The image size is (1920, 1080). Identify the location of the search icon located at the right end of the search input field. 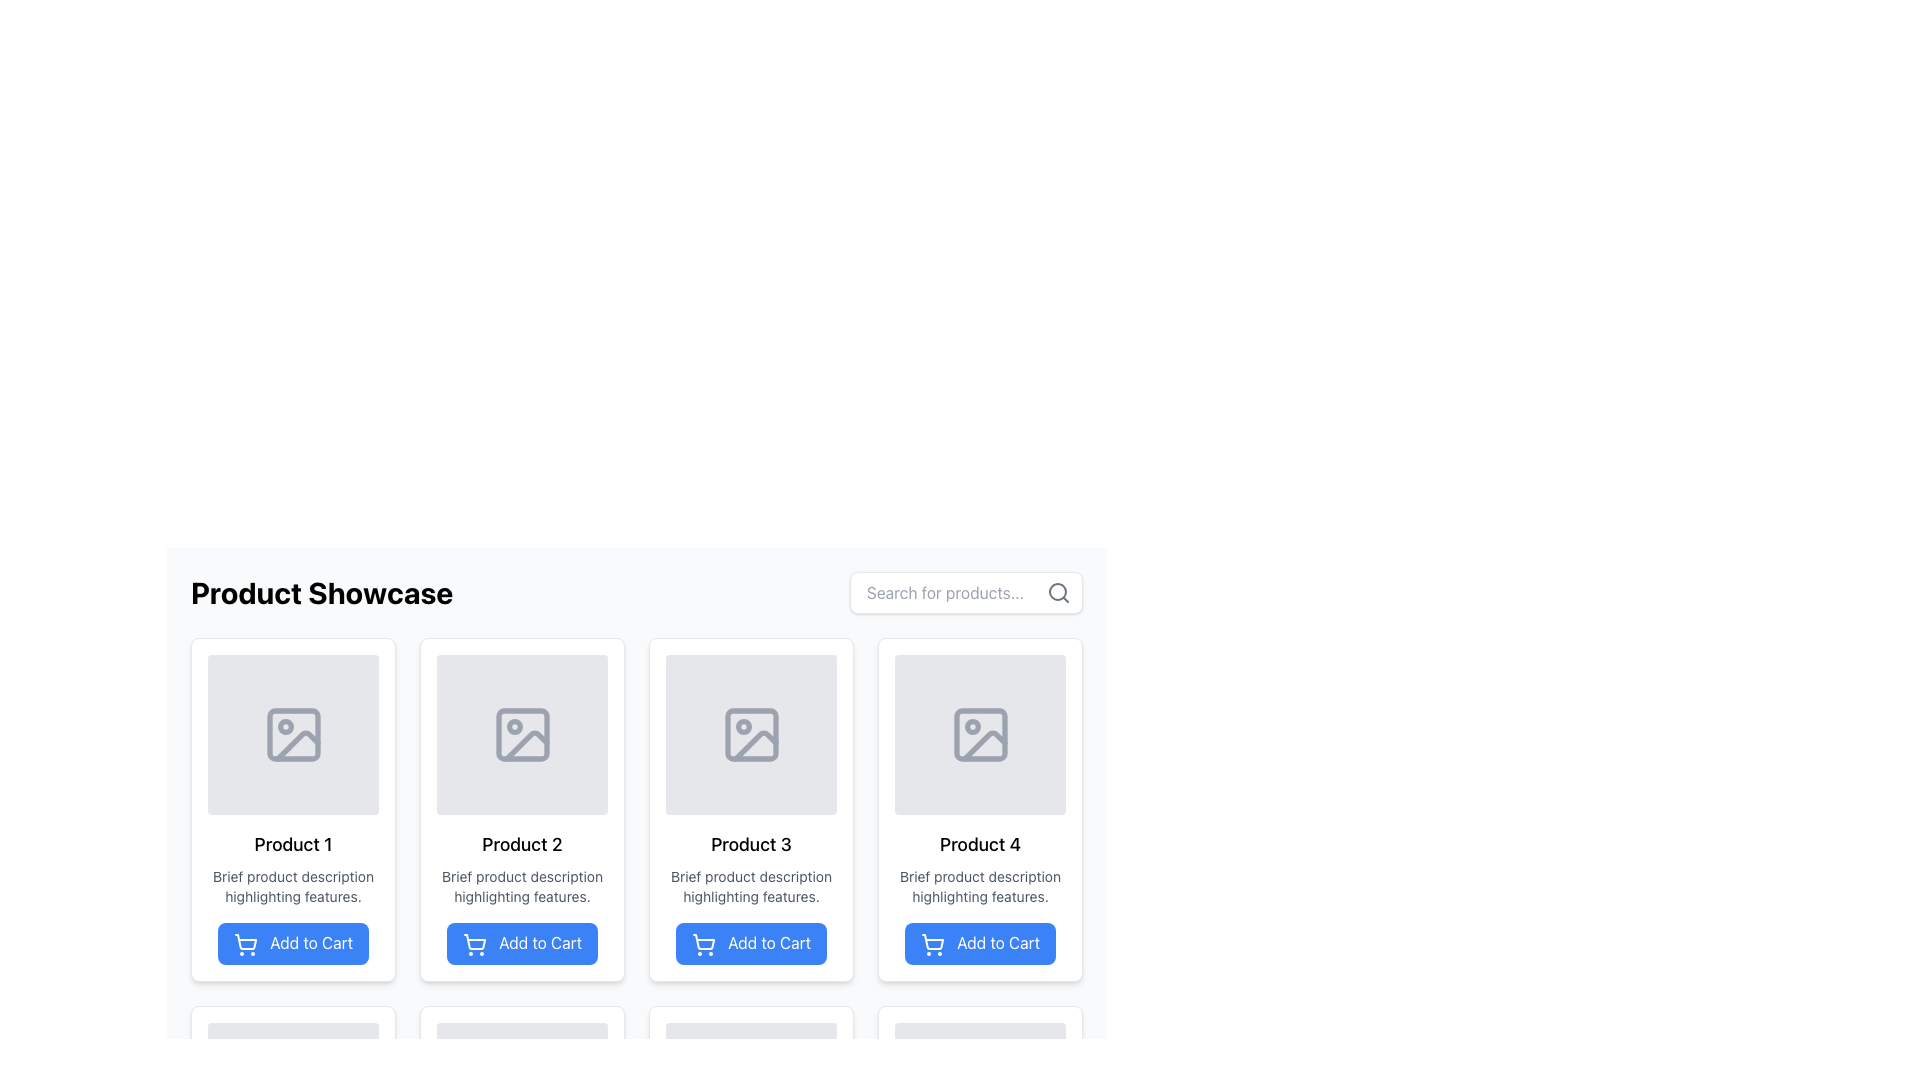
(1058, 592).